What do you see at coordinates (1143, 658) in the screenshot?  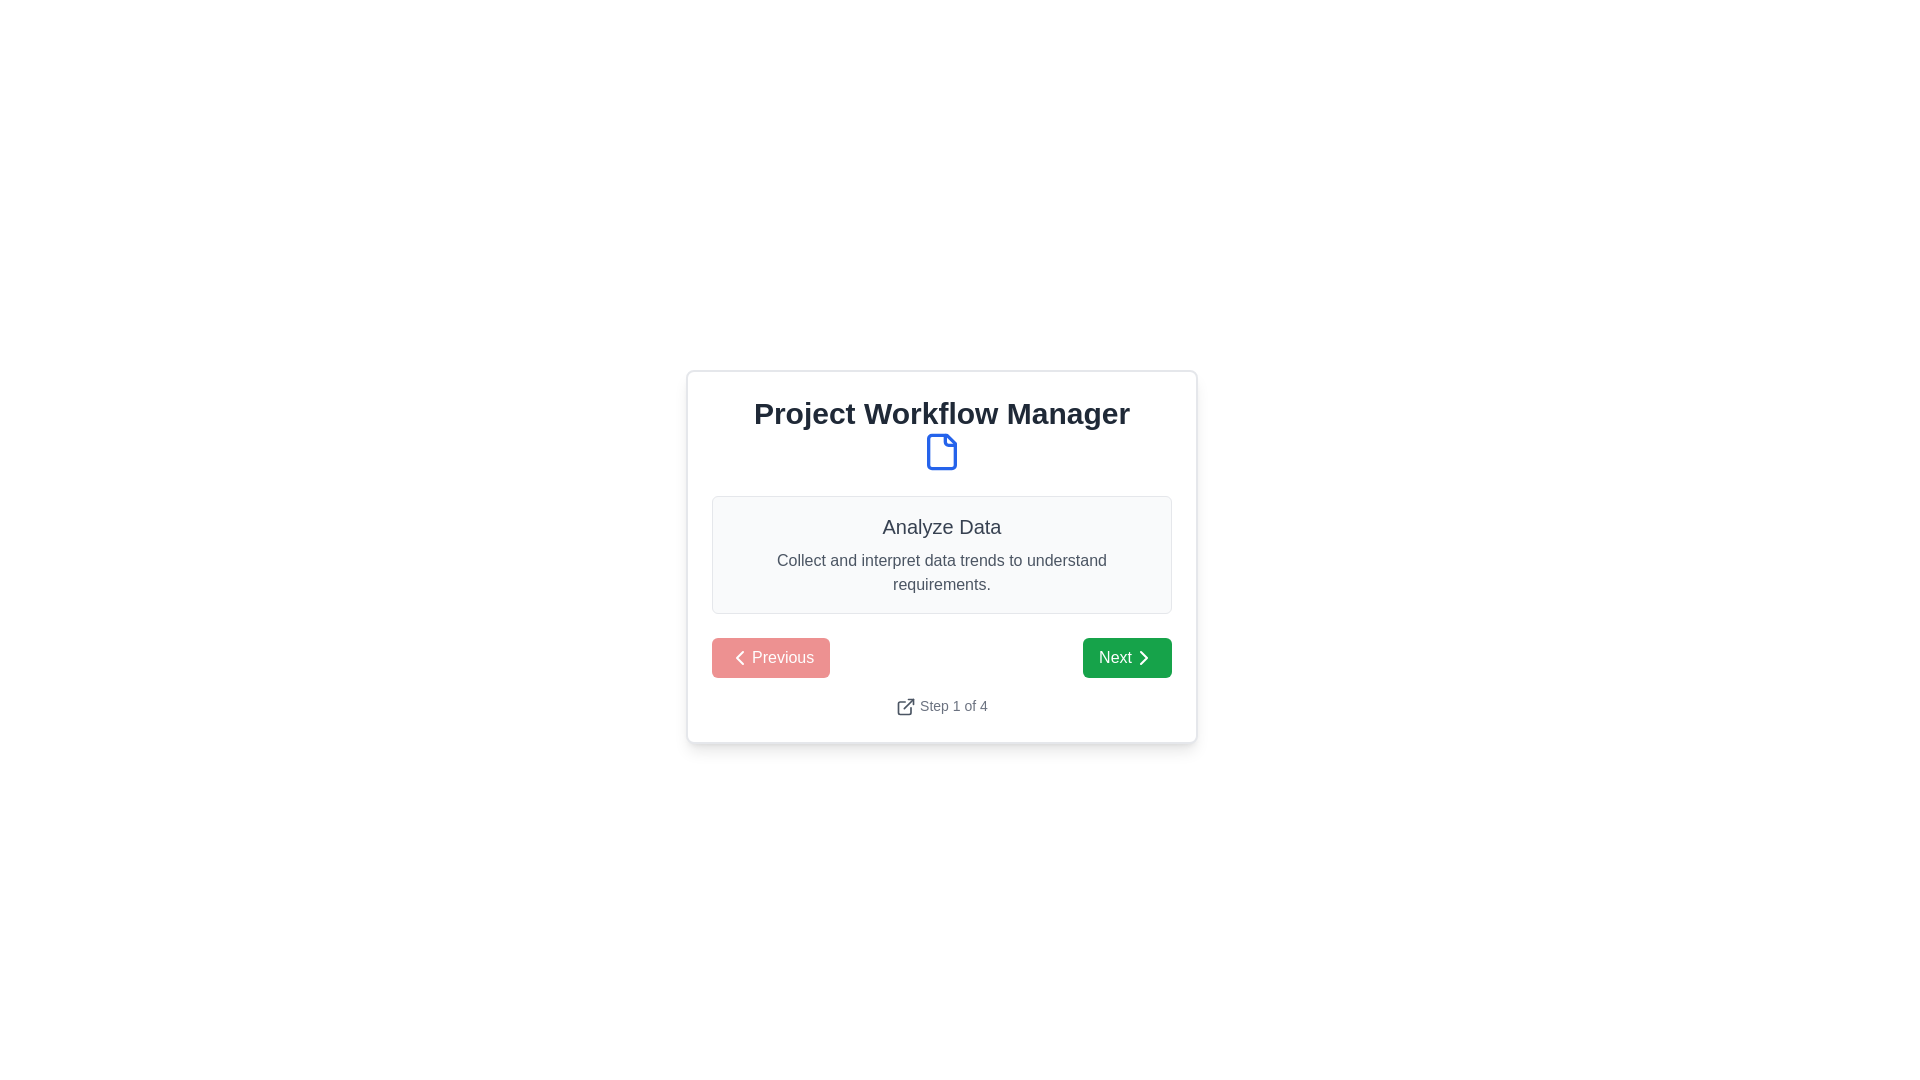 I see `the right-pointing arrow icon located inside the green 'Next' button, positioned near the bottom right corner of the interface` at bounding box center [1143, 658].